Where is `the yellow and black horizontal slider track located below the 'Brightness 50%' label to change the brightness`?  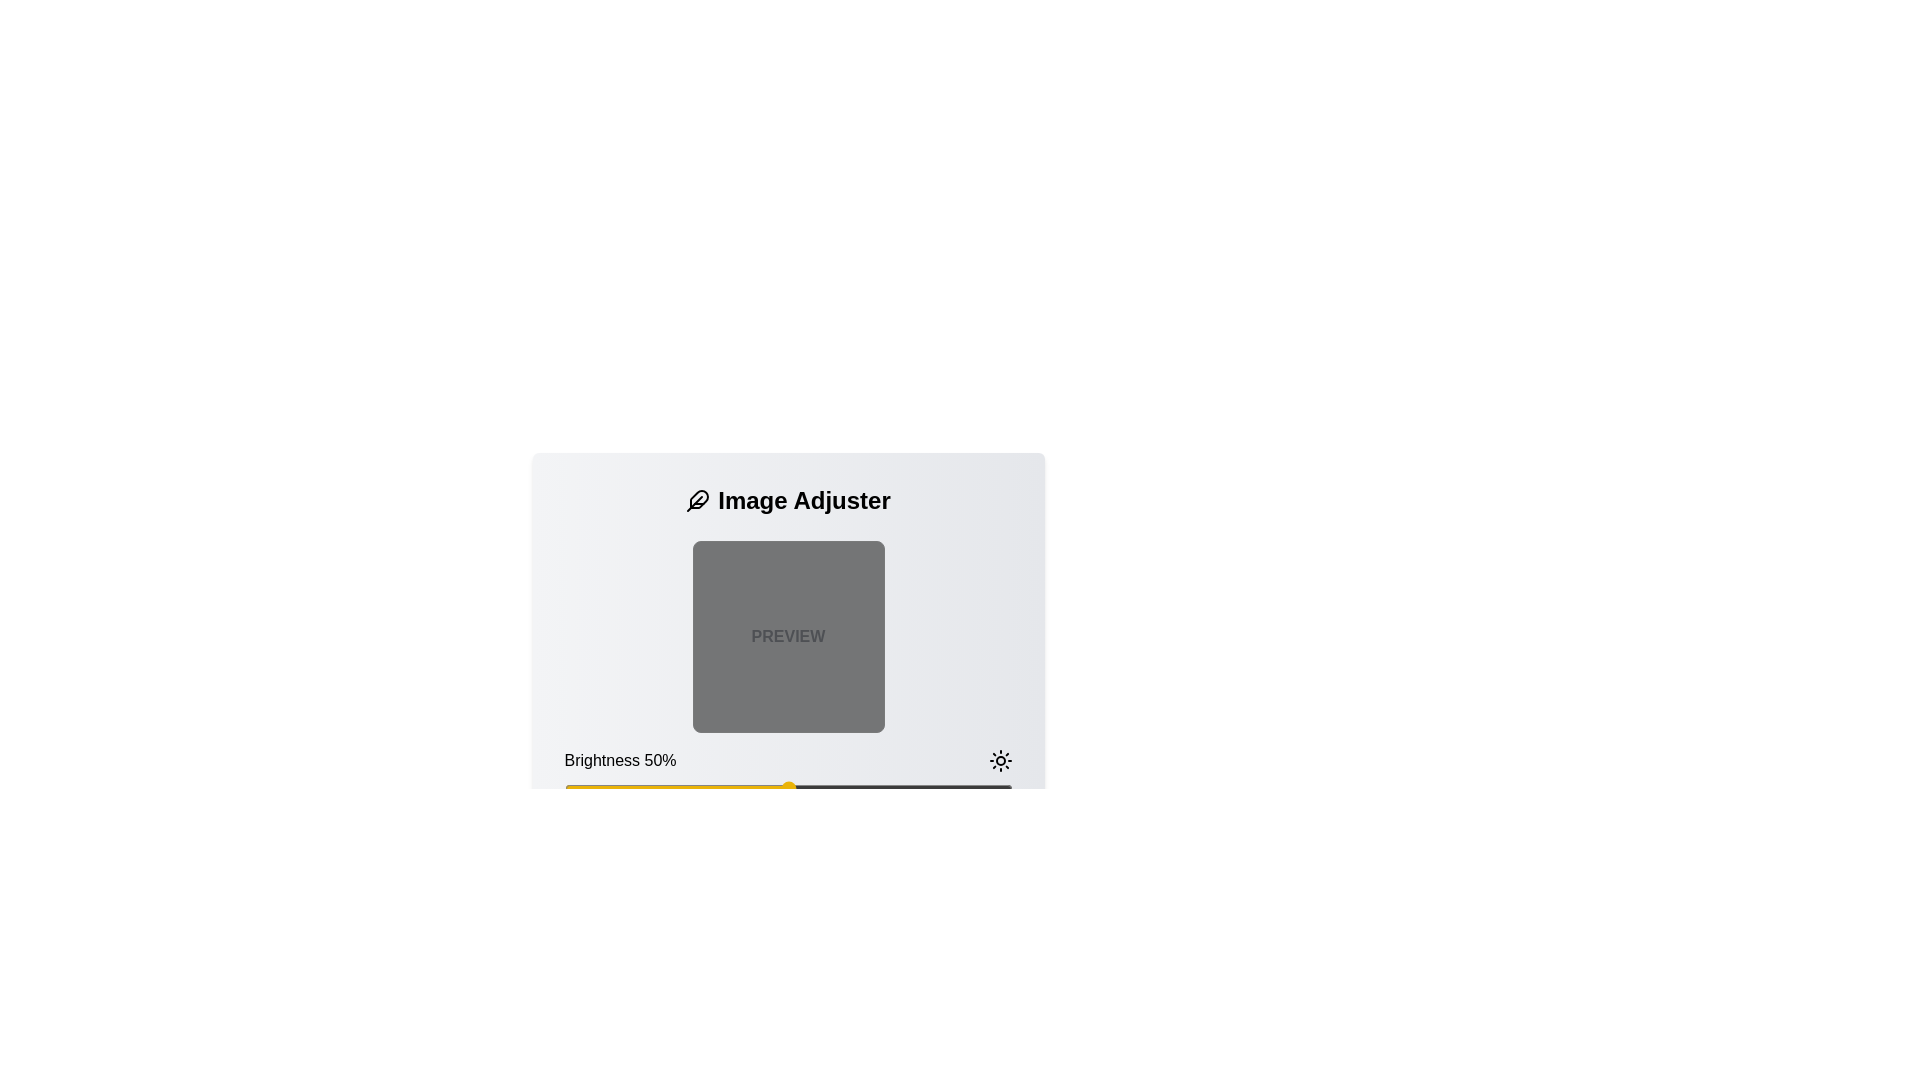
the yellow and black horizontal slider track located below the 'Brightness 50%' label to change the brightness is located at coordinates (787, 788).